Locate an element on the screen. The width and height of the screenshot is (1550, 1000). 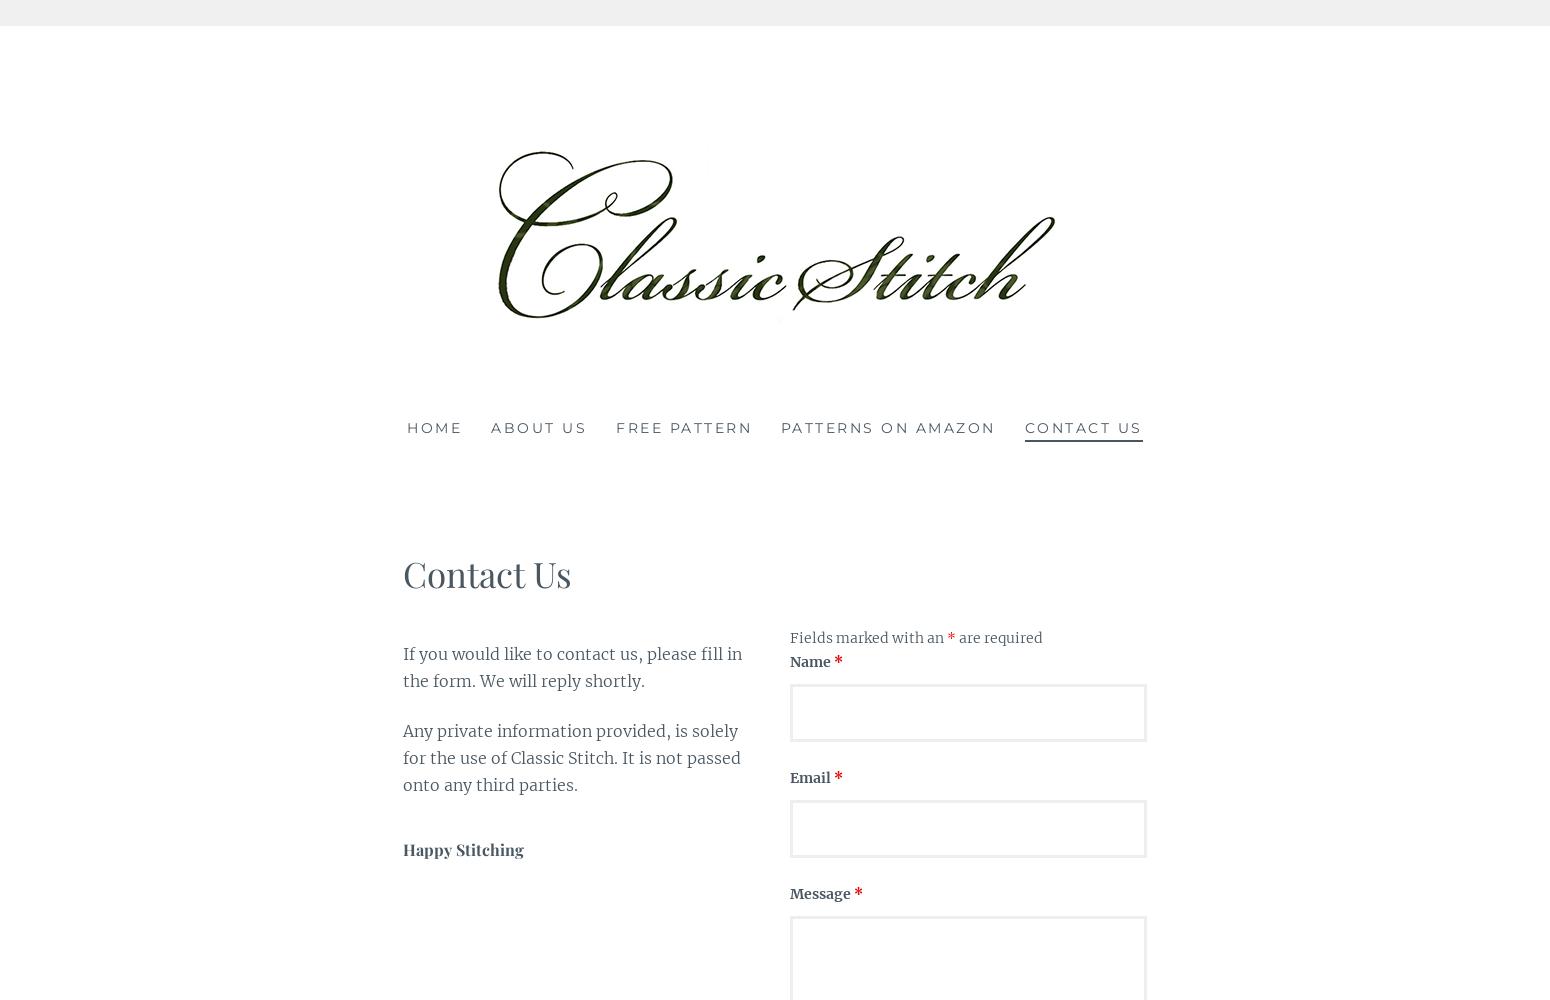
'Classic Stitch' is located at coordinates (173, 418).